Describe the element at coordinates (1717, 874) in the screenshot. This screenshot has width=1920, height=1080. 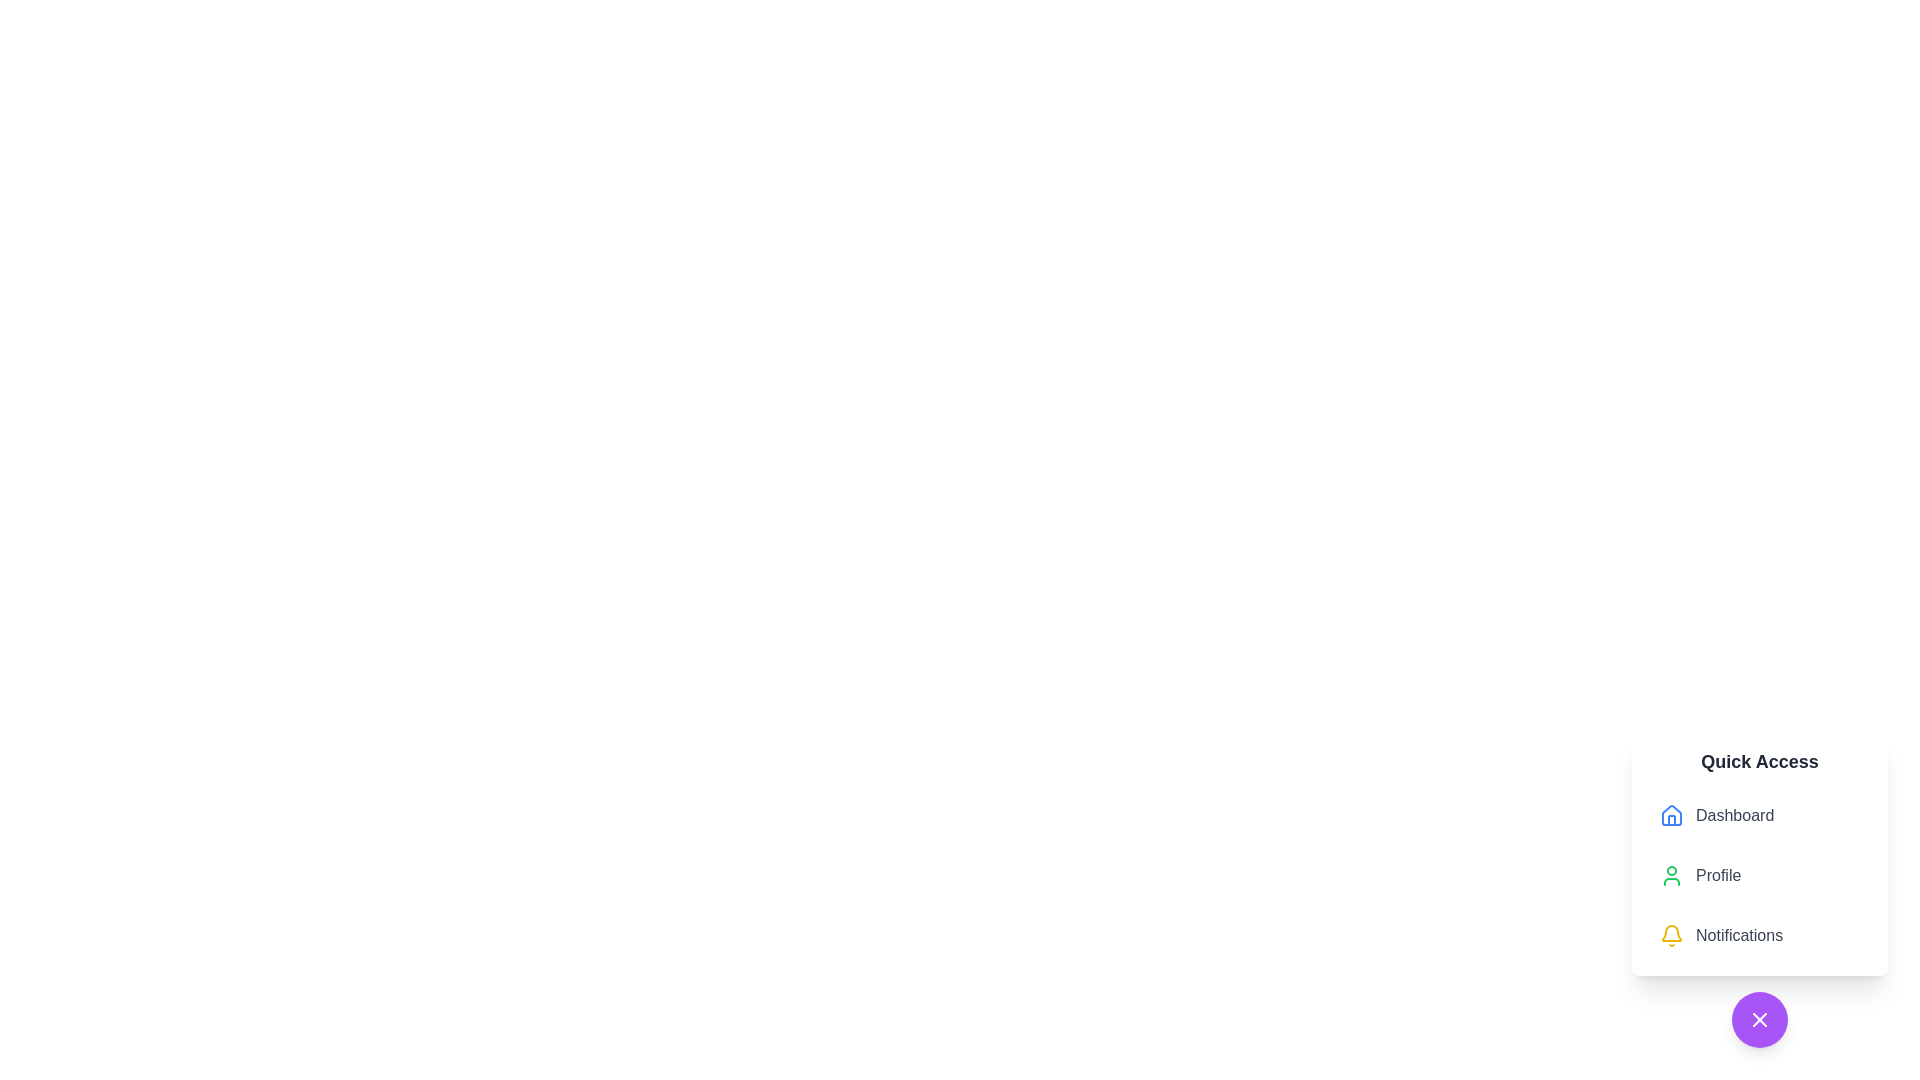
I see `the text label that identifies the user profile within the 'Quick Access' menu, positioned between 'Dashboard' and 'Notifications'` at that location.